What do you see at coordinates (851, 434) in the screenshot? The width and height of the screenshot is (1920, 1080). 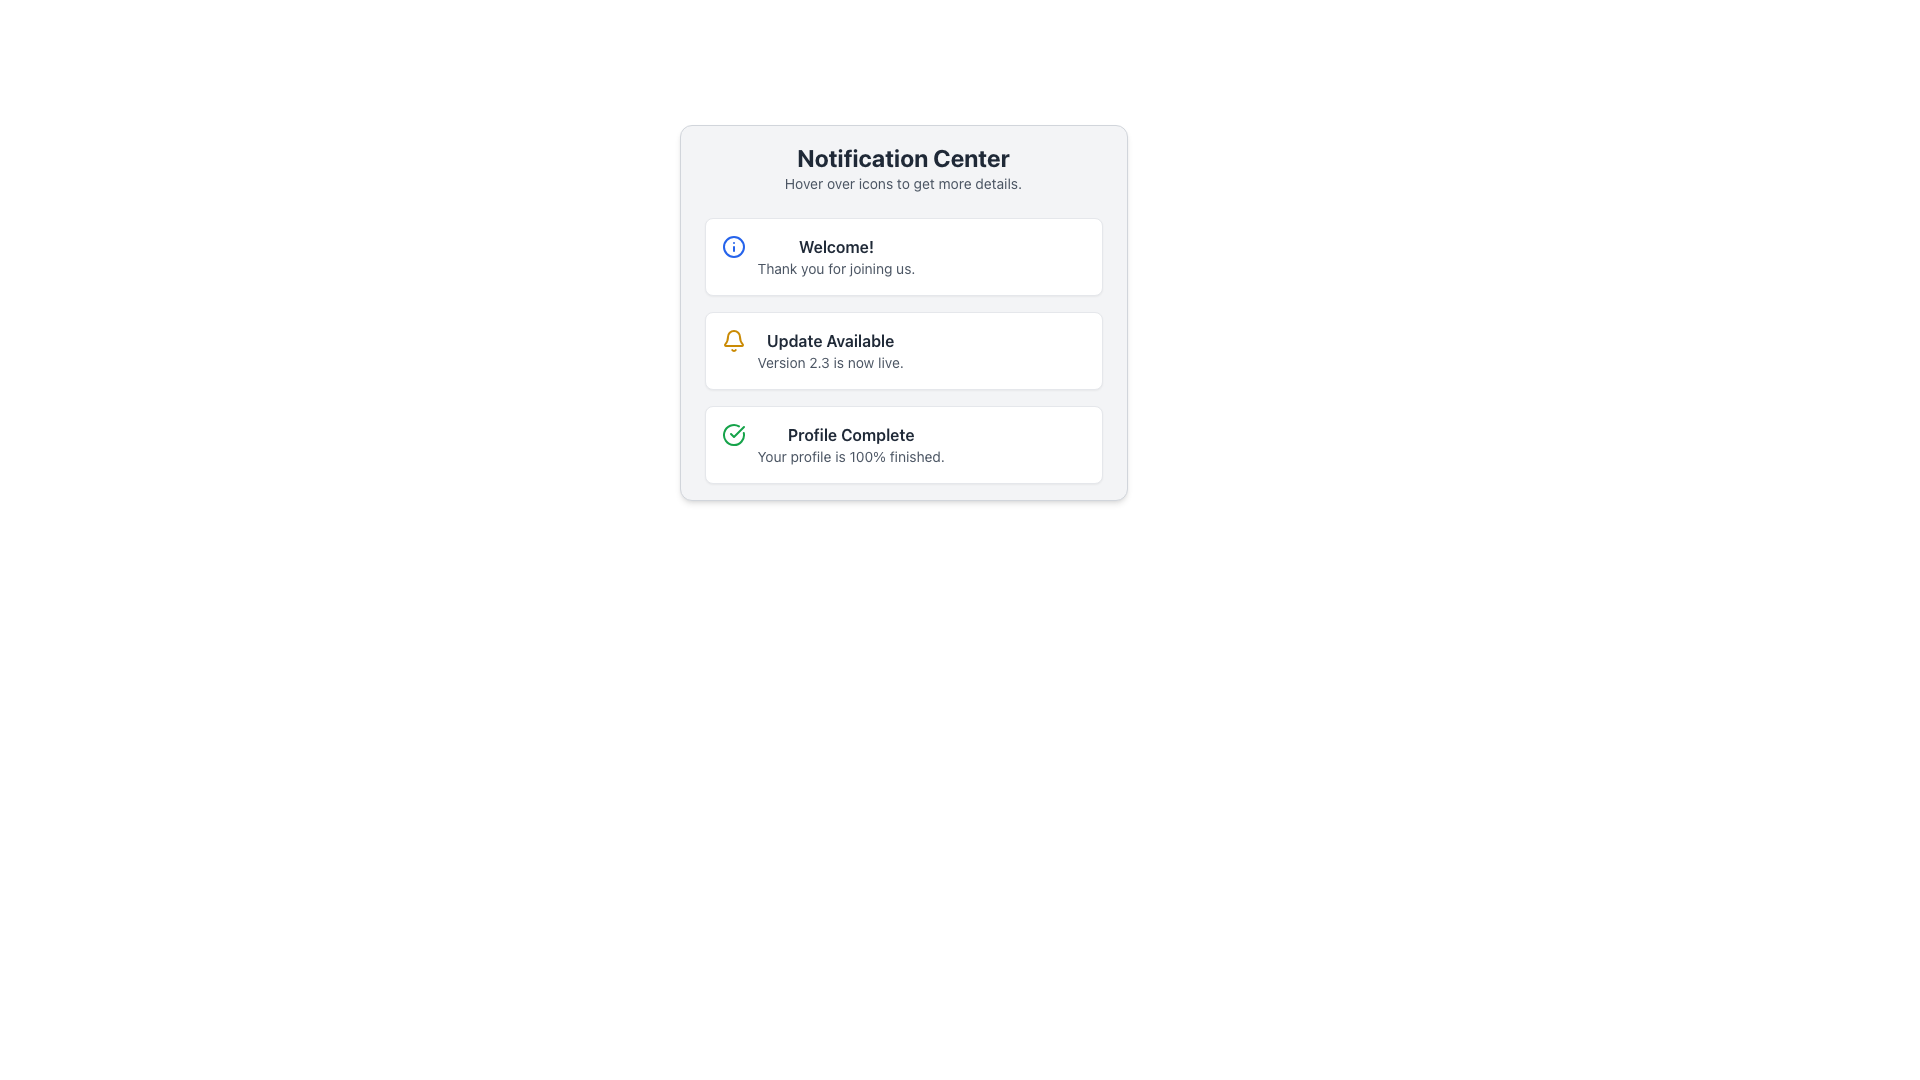 I see `the 'Profile Complete' text label, which is styled in bold, medium-sized dark gray font and located within the third notification entry of the Notification Center` at bounding box center [851, 434].